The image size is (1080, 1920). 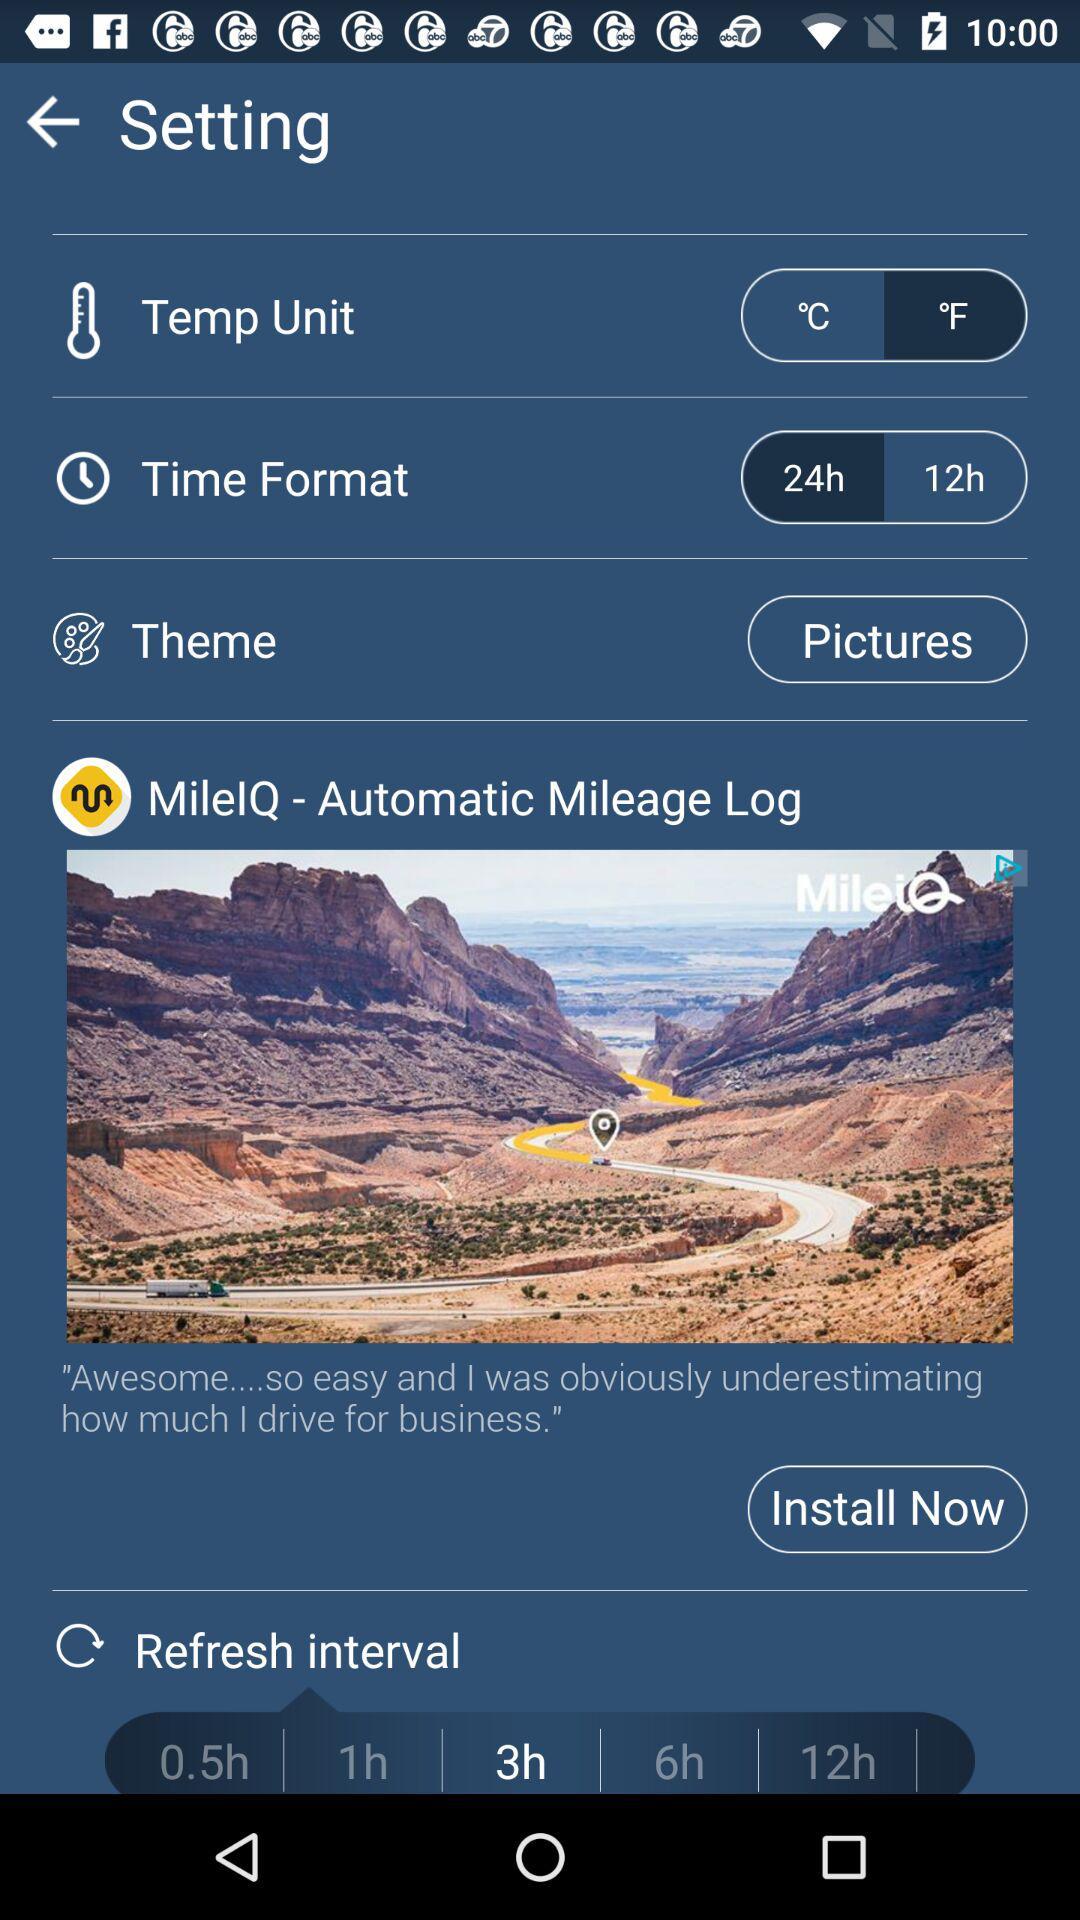 What do you see at coordinates (520, 1760) in the screenshot?
I see `3h item` at bounding box center [520, 1760].